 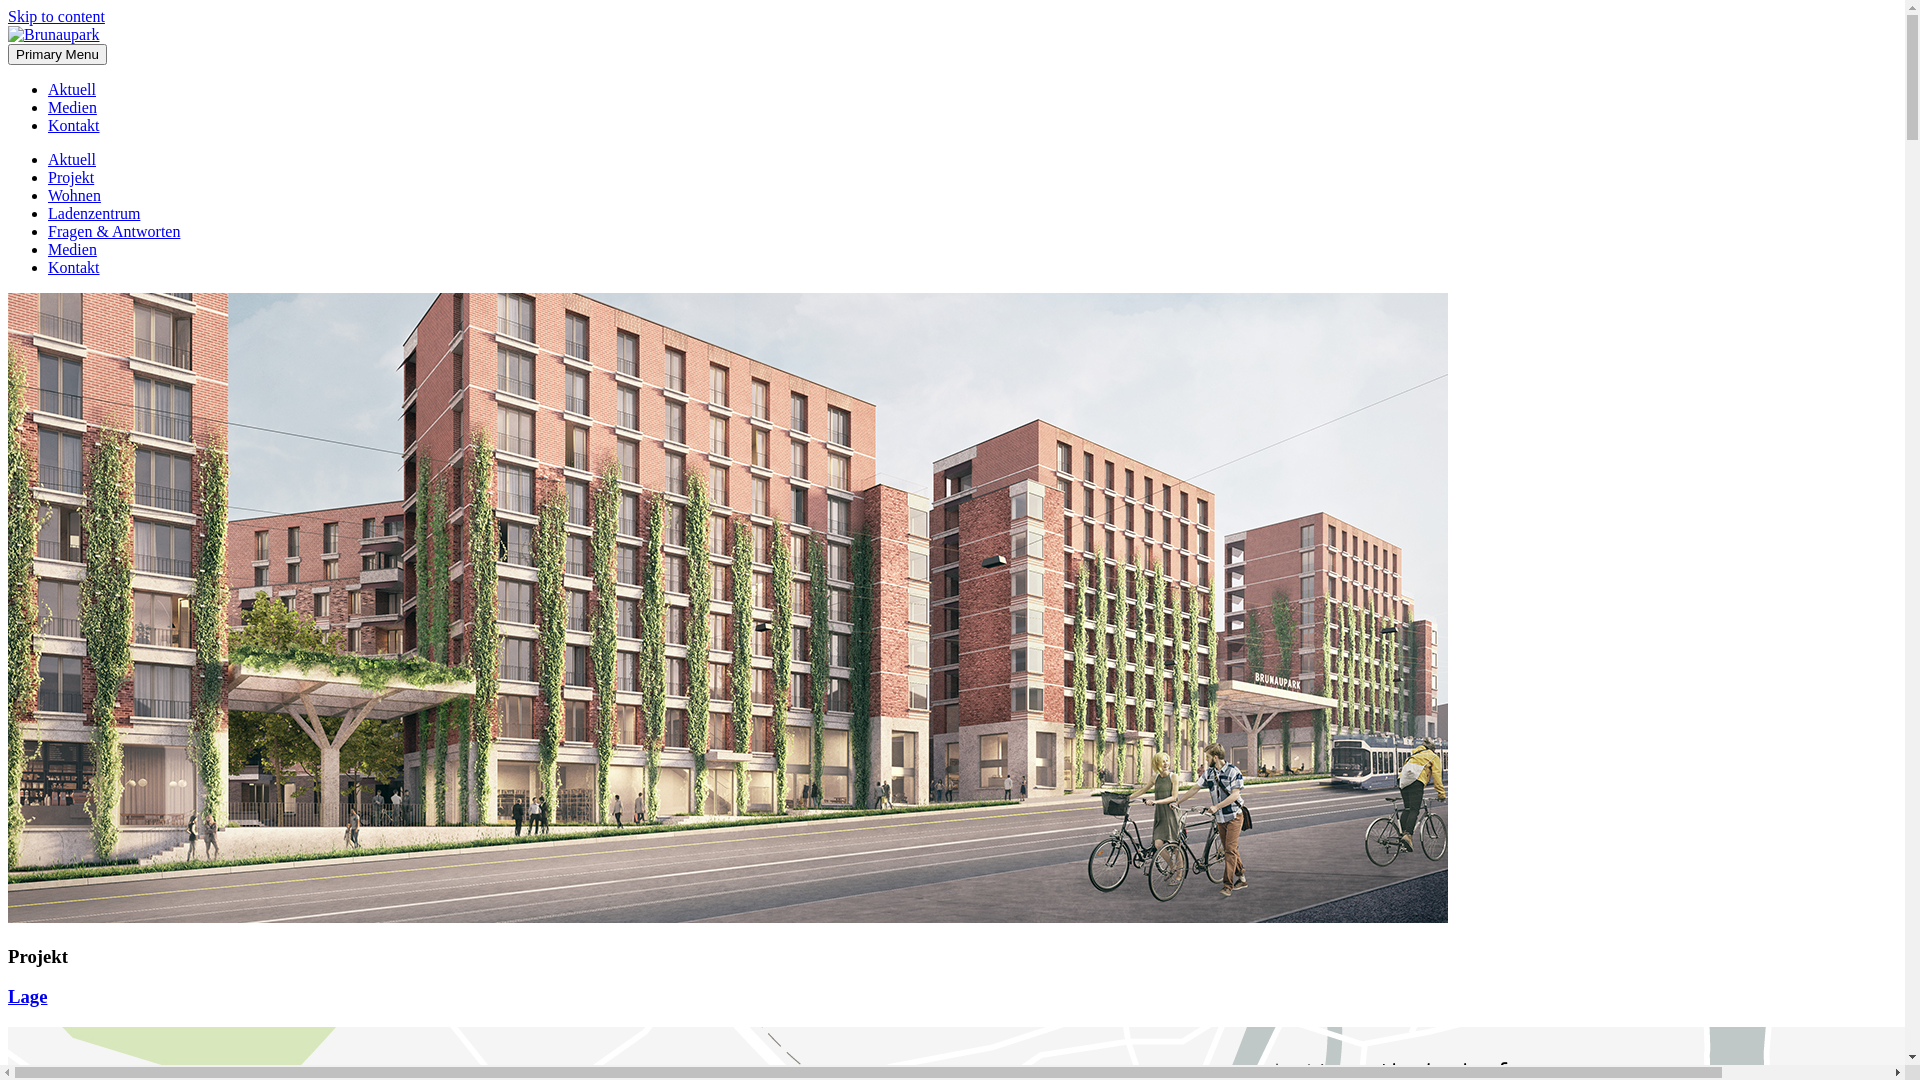 I want to click on 'Kontakt', so click(x=73, y=125).